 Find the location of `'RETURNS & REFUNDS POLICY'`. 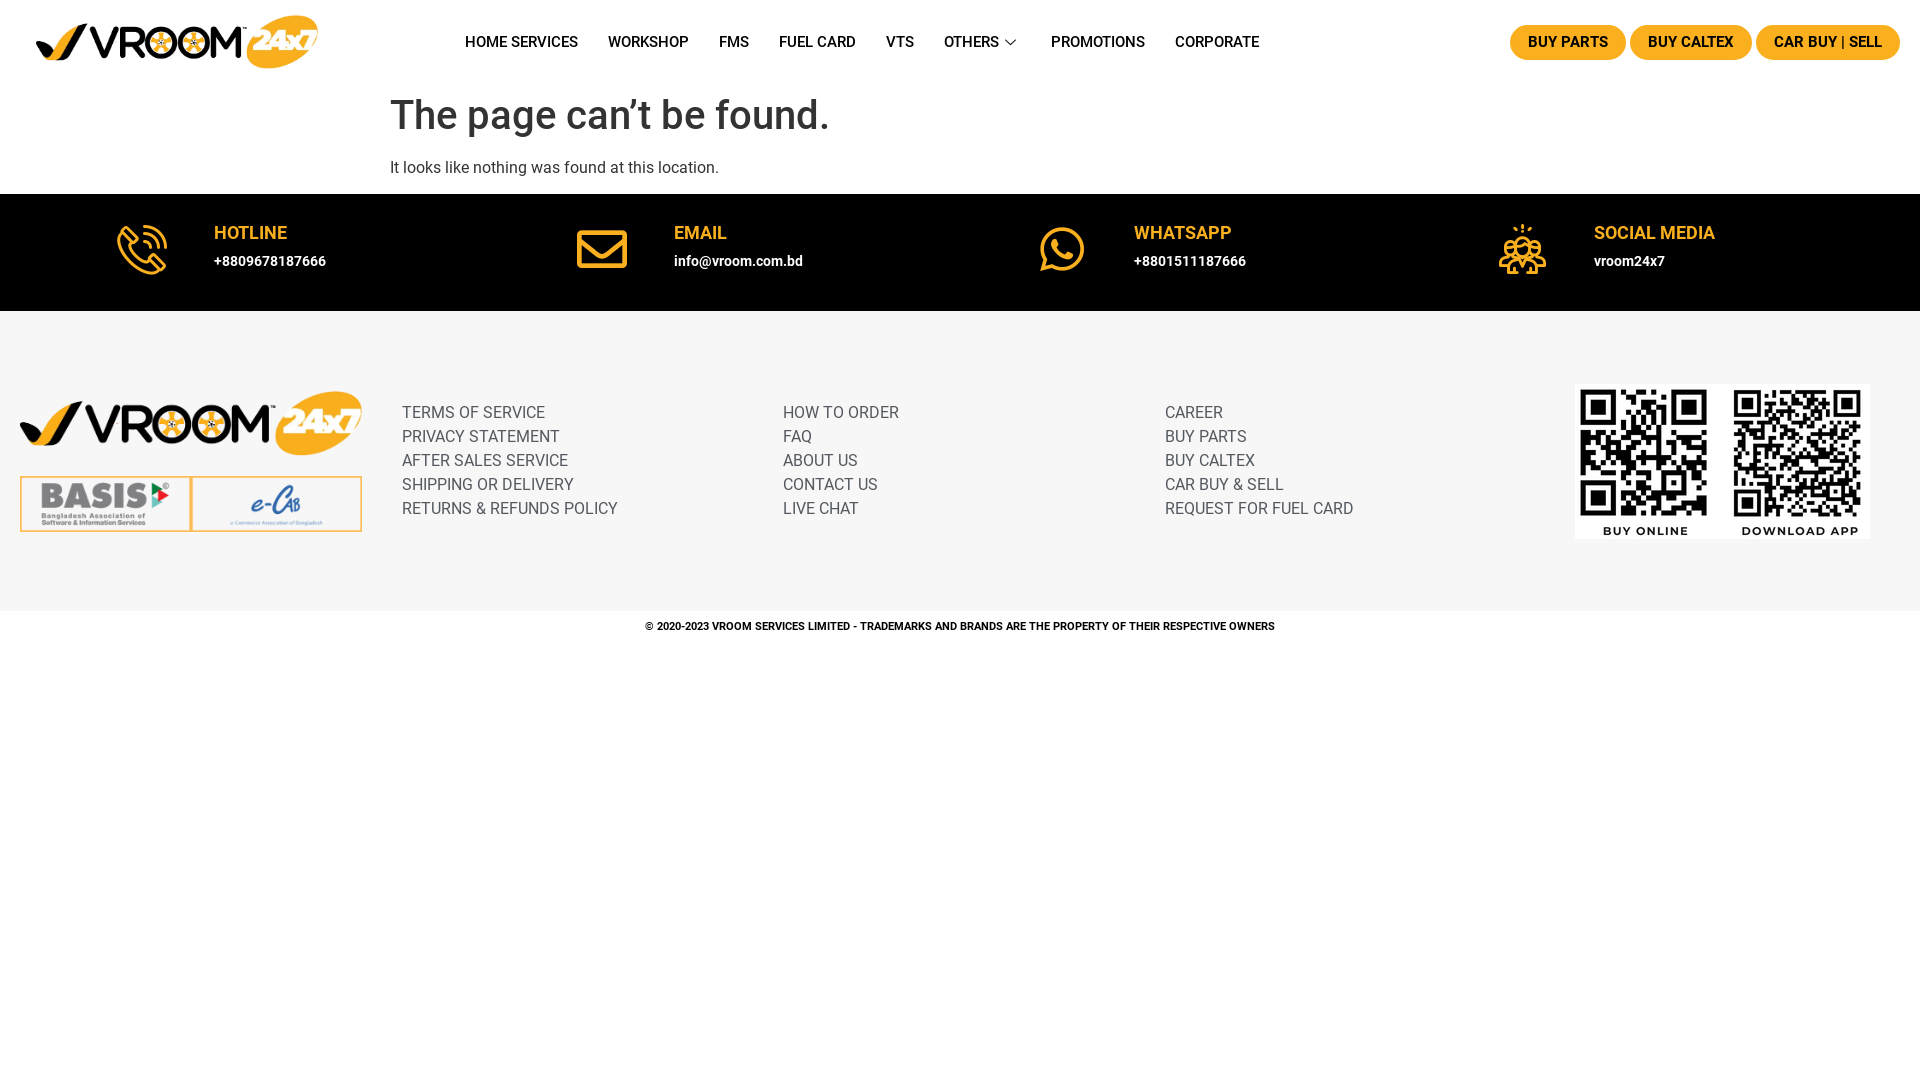

'RETURNS & REFUNDS POLICY' is located at coordinates (561, 508).